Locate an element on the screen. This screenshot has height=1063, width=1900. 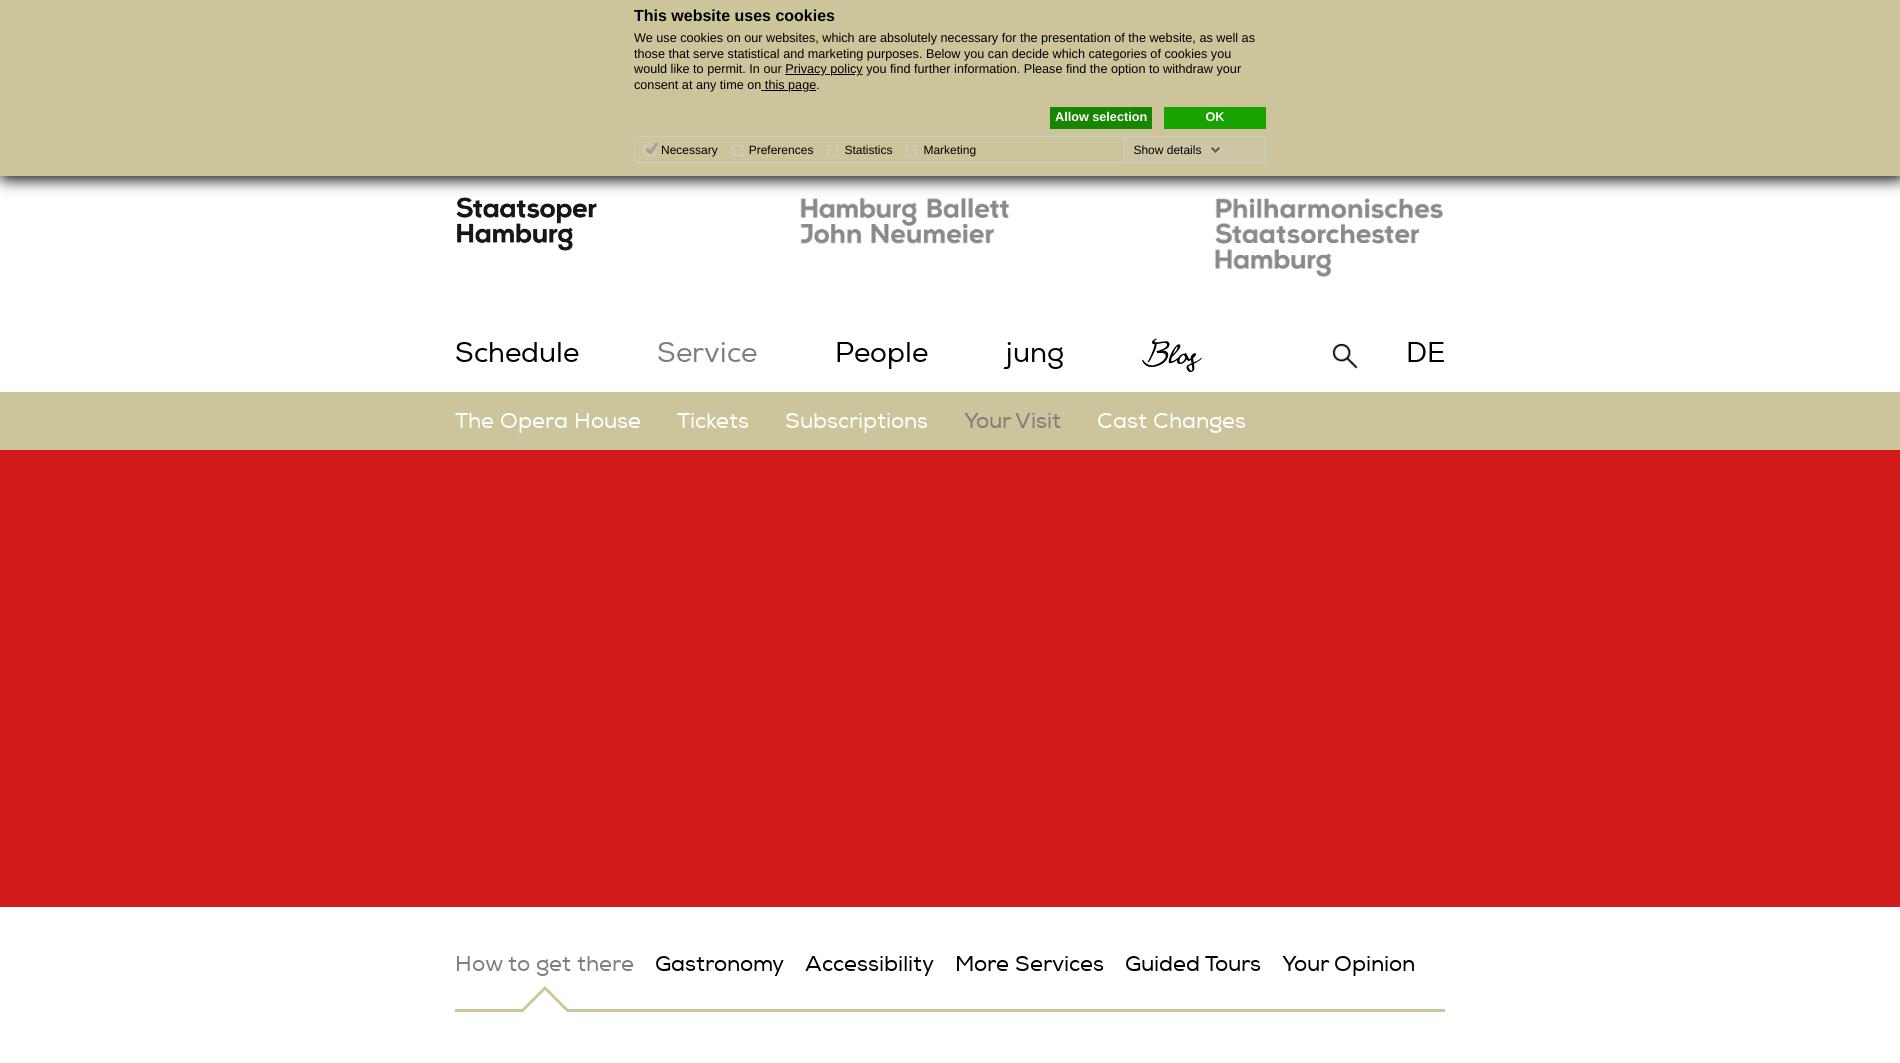
'Your Opinion' is located at coordinates (1347, 962).